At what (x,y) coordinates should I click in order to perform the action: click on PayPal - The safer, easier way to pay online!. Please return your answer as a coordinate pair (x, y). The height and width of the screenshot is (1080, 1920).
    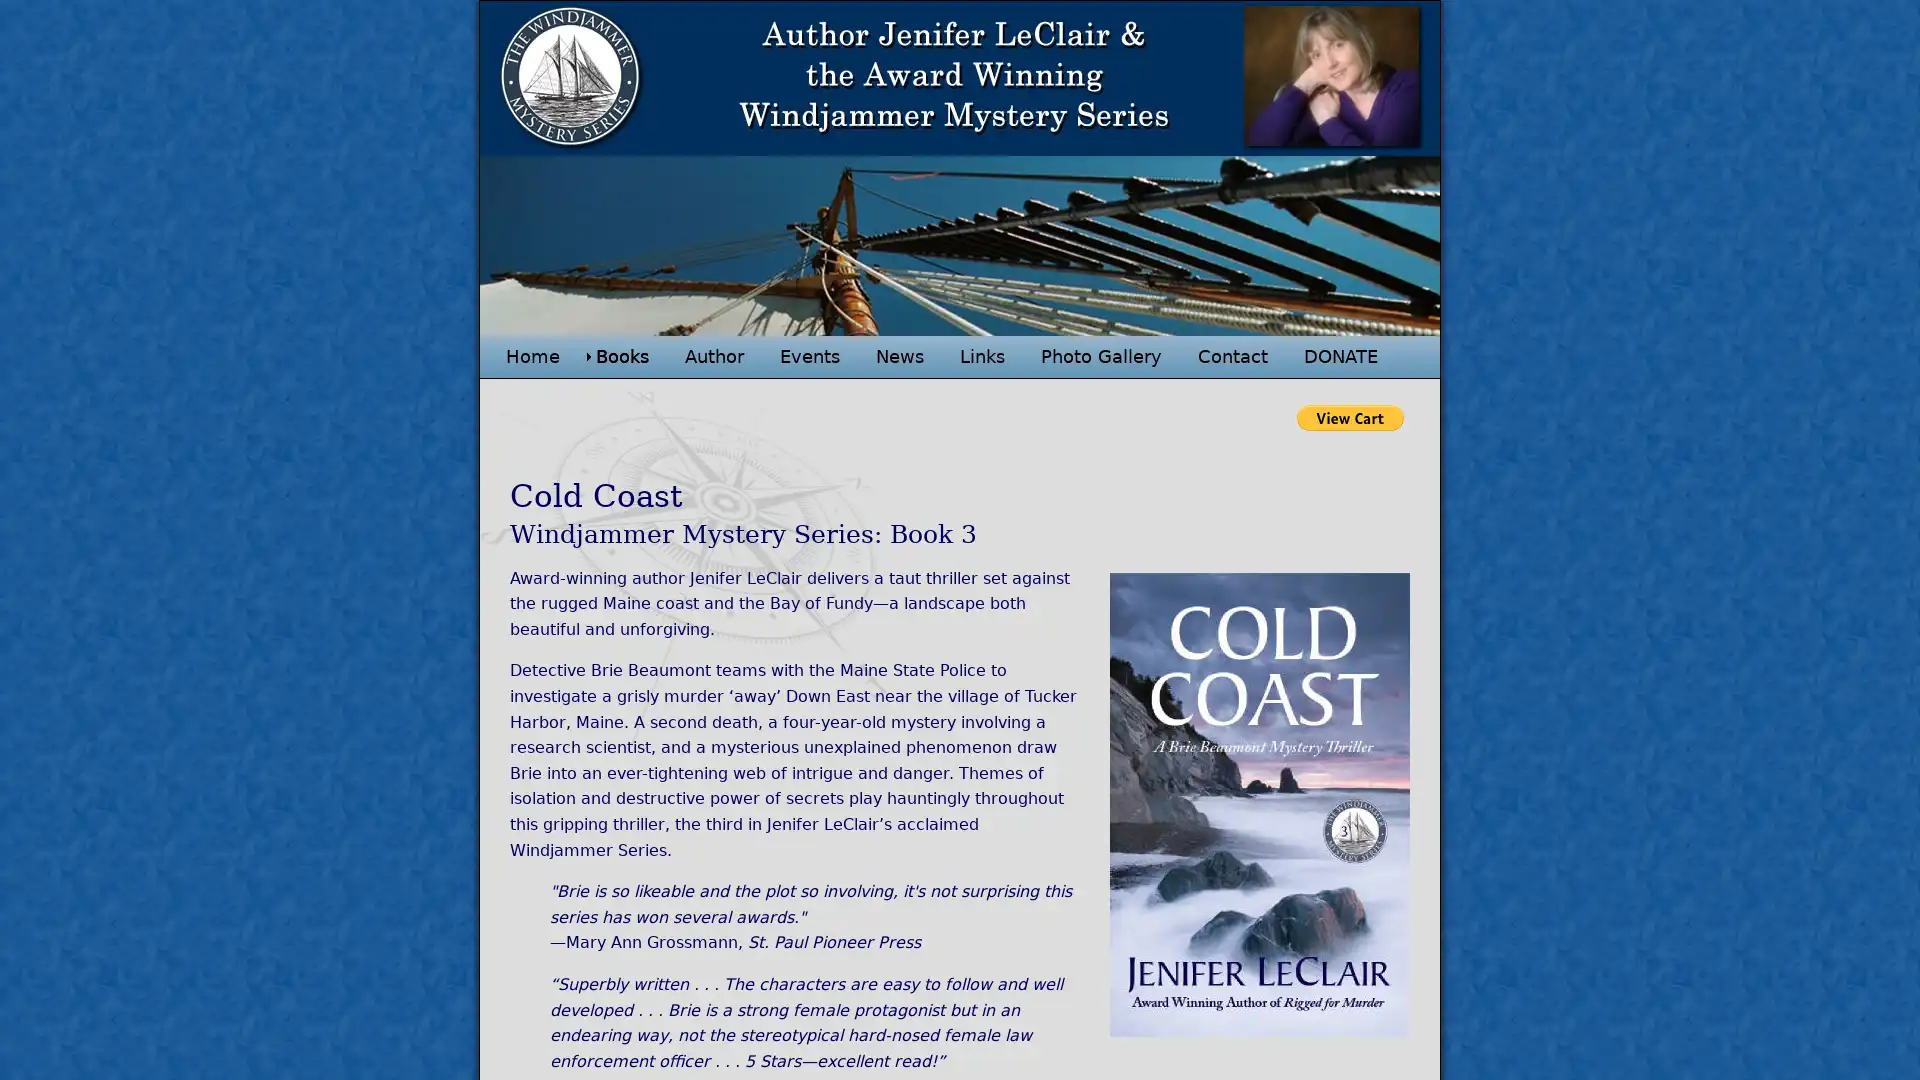
    Looking at the image, I should click on (1350, 416).